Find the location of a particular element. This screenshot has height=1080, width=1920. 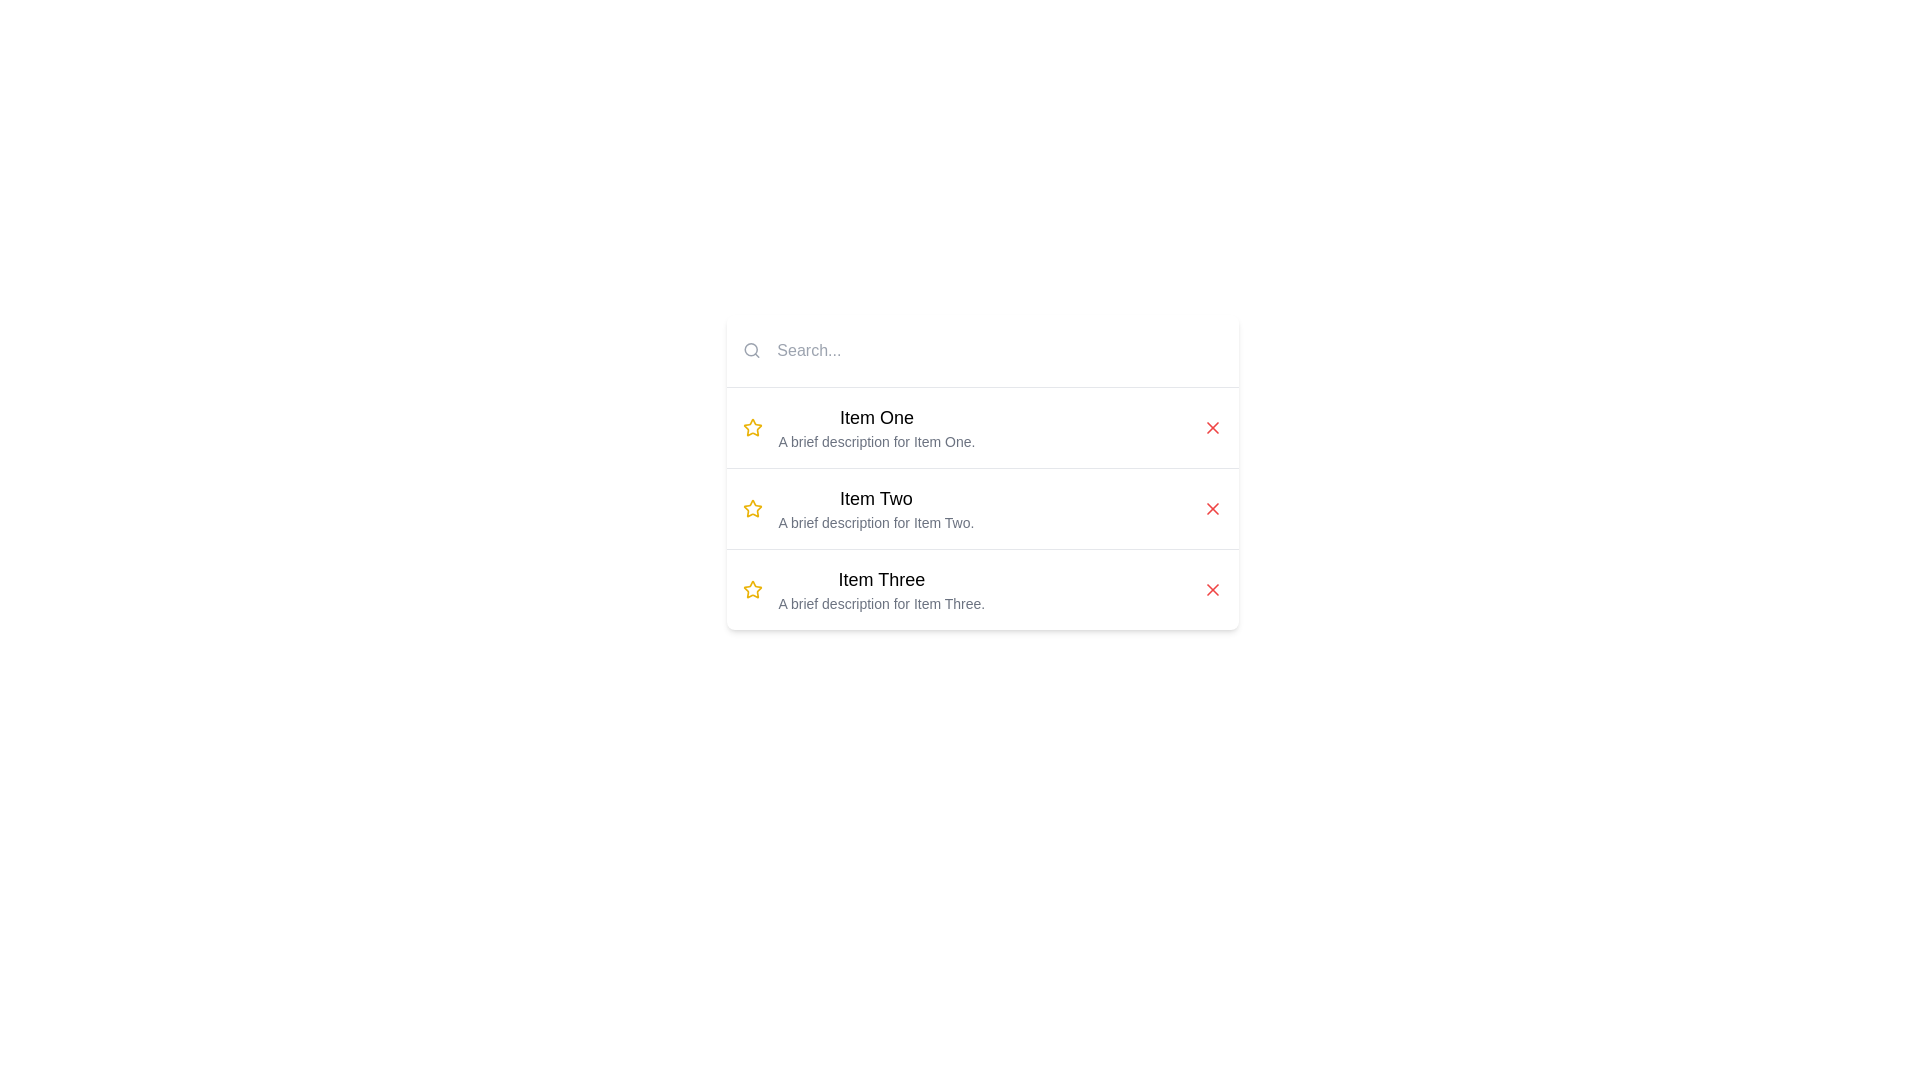

the second row list item that contains a title and description, positioned between 'Item One' and 'Item Three' is located at coordinates (982, 507).